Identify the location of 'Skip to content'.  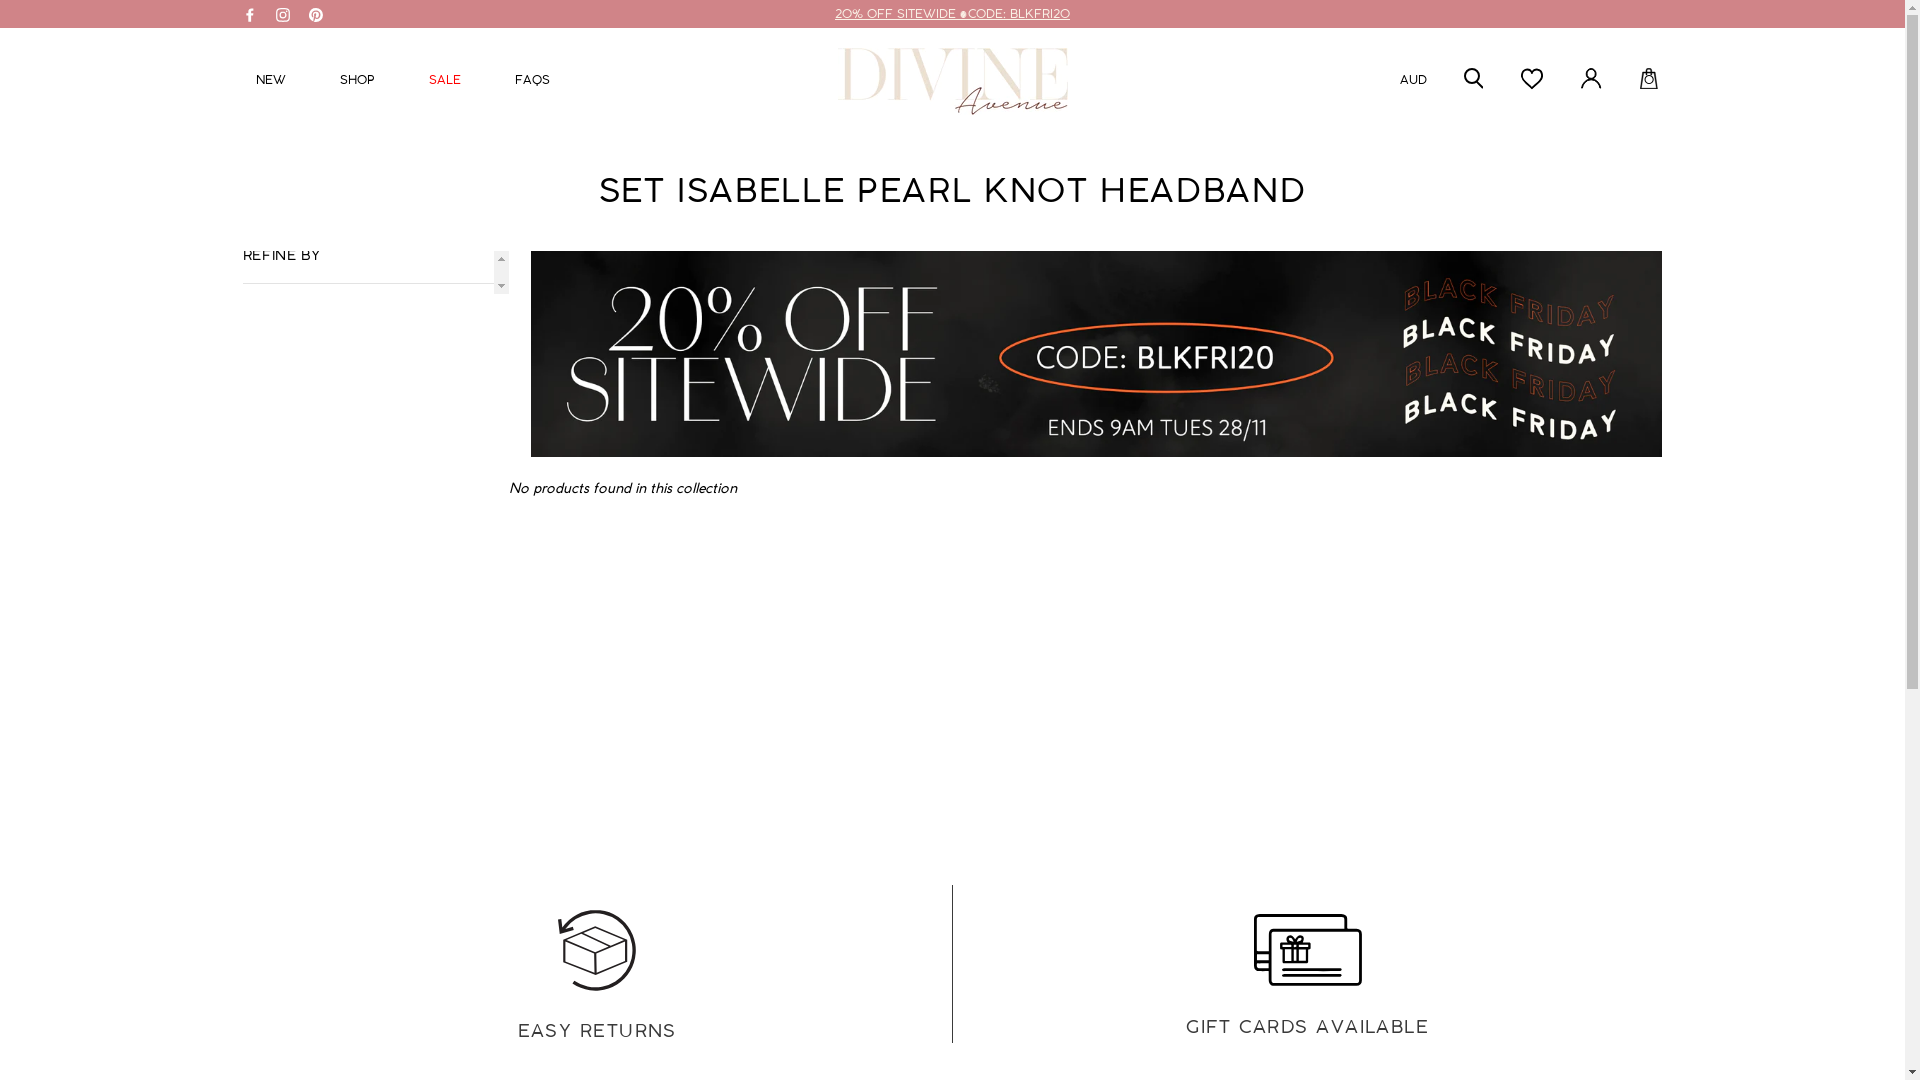
(0, 0).